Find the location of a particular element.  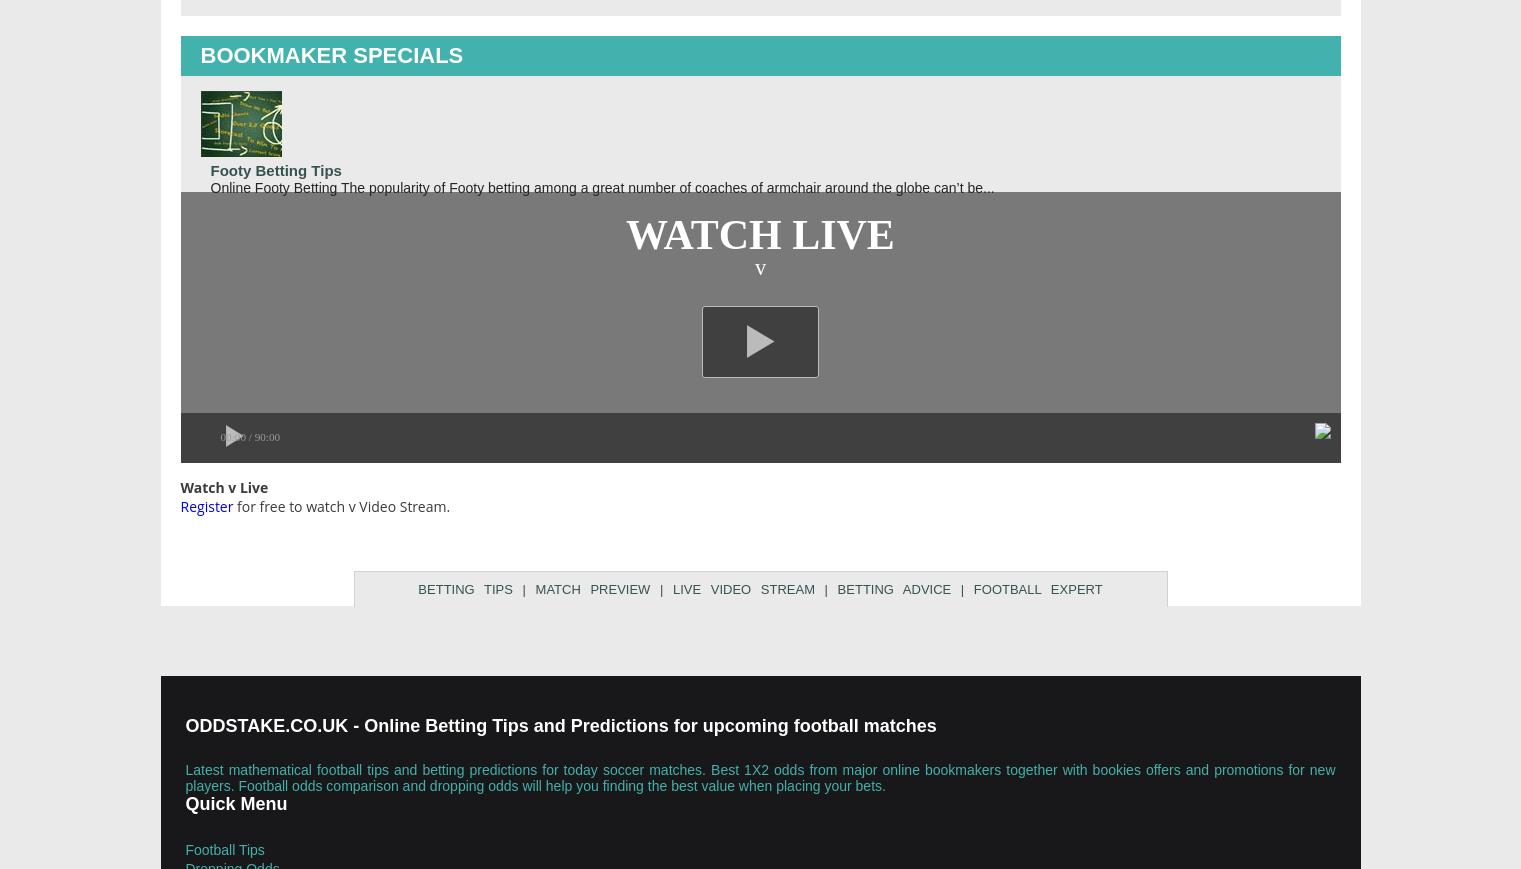

'for free to watch  v  Video Stream.' is located at coordinates (340, 505).